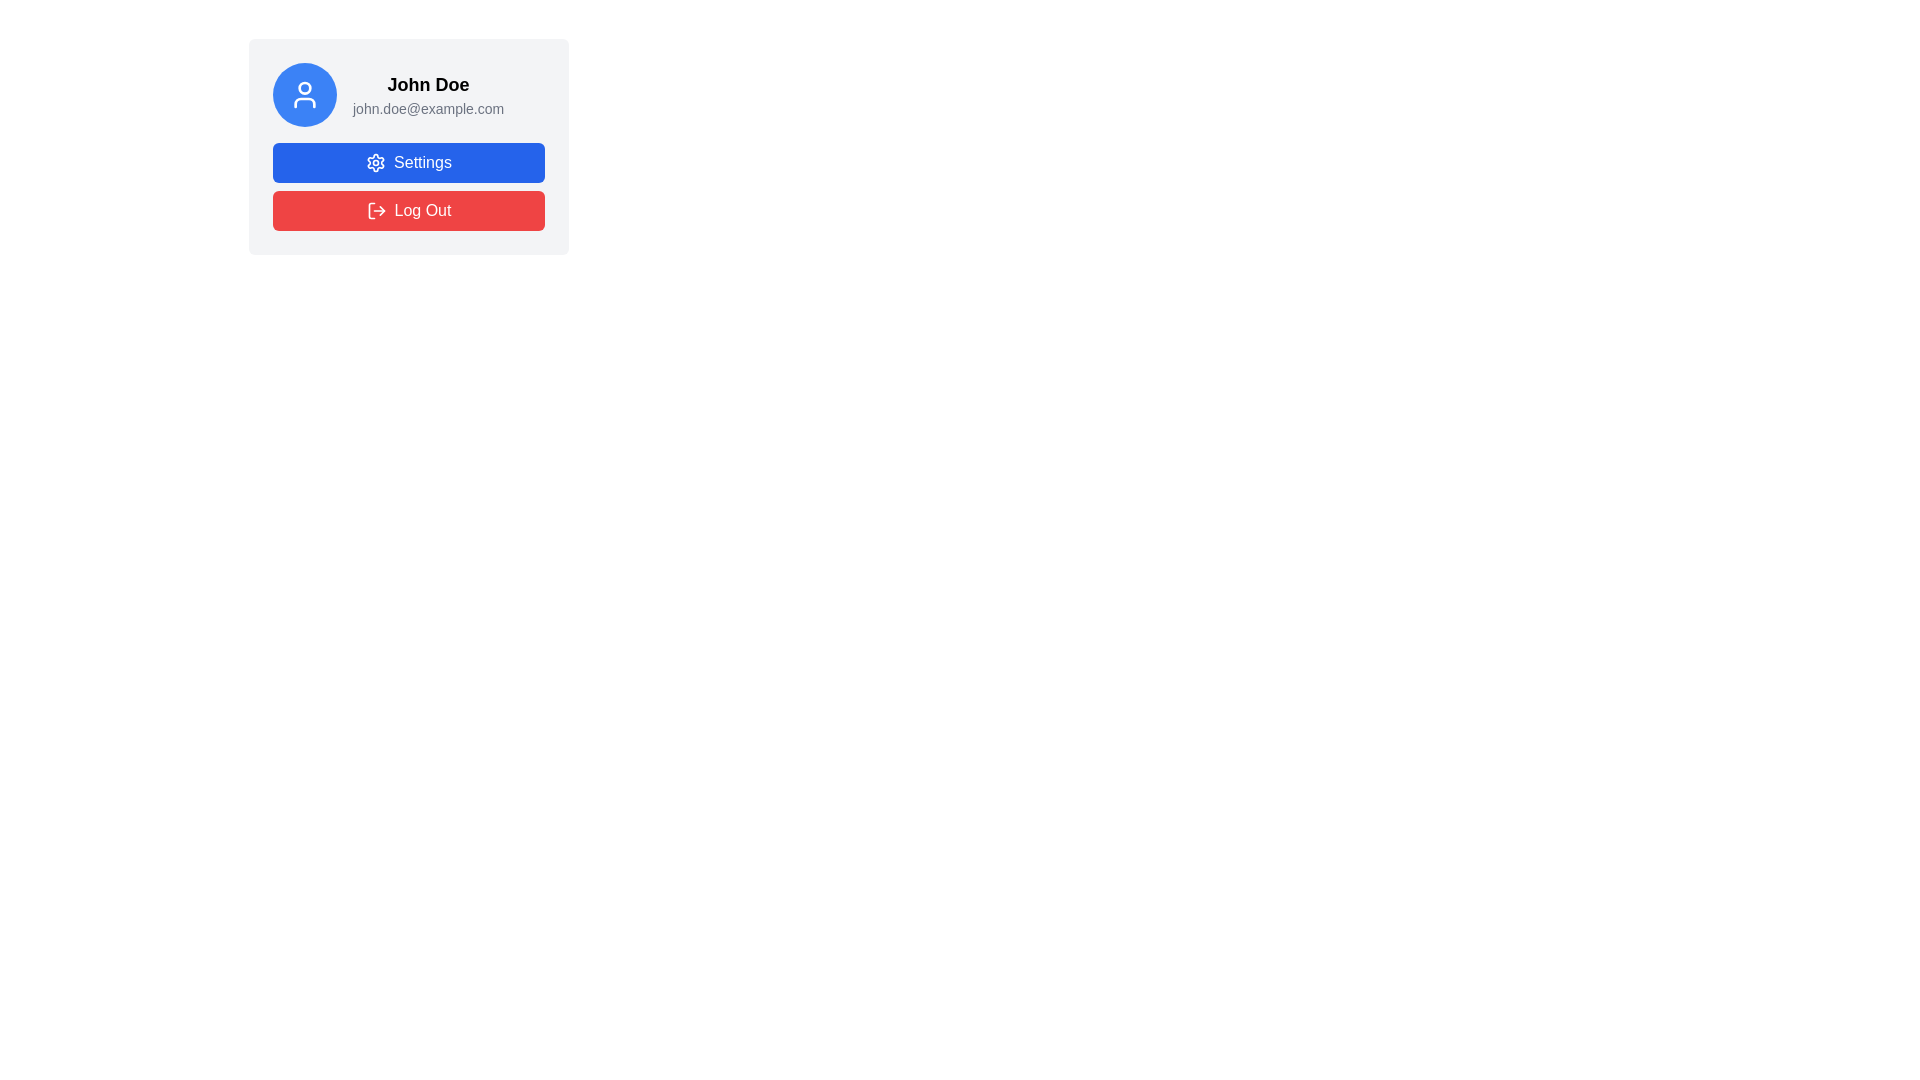 Image resolution: width=1920 pixels, height=1080 pixels. Describe the element at coordinates (407, 145) in the screenshot. I see `the blue 'Settings' button with a gear icon located below the user information panel` at that location.